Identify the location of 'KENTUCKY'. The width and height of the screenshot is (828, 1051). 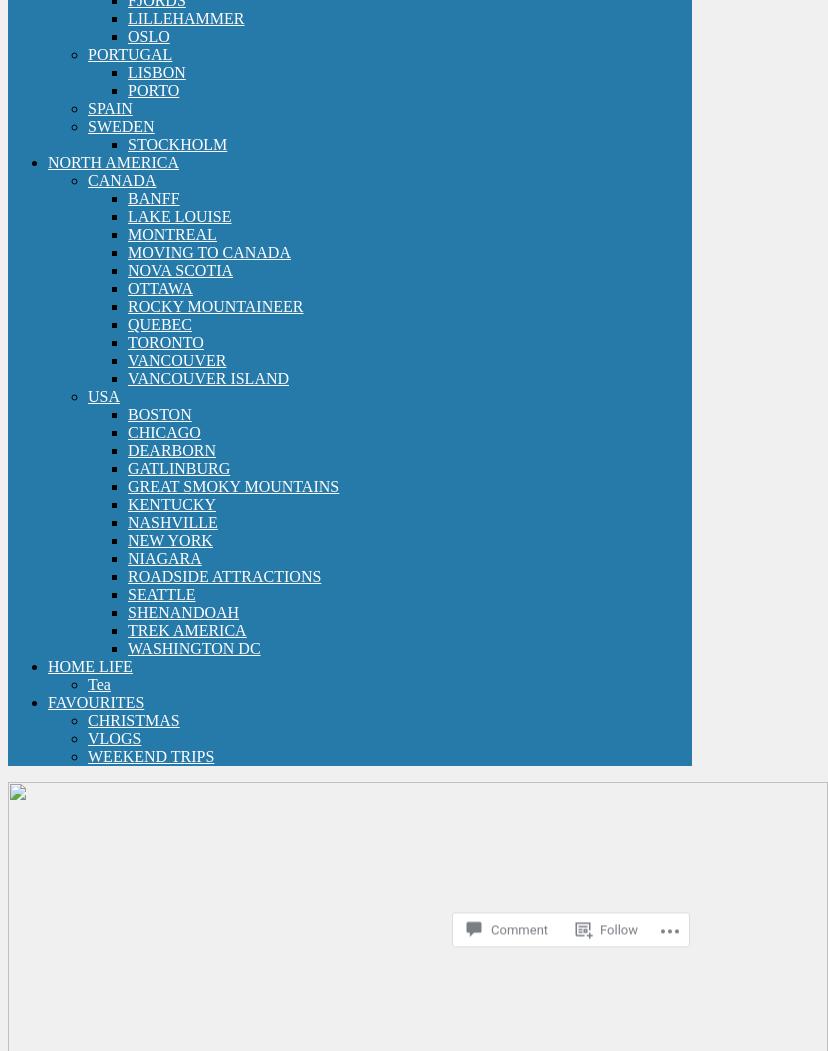
(171, 503).